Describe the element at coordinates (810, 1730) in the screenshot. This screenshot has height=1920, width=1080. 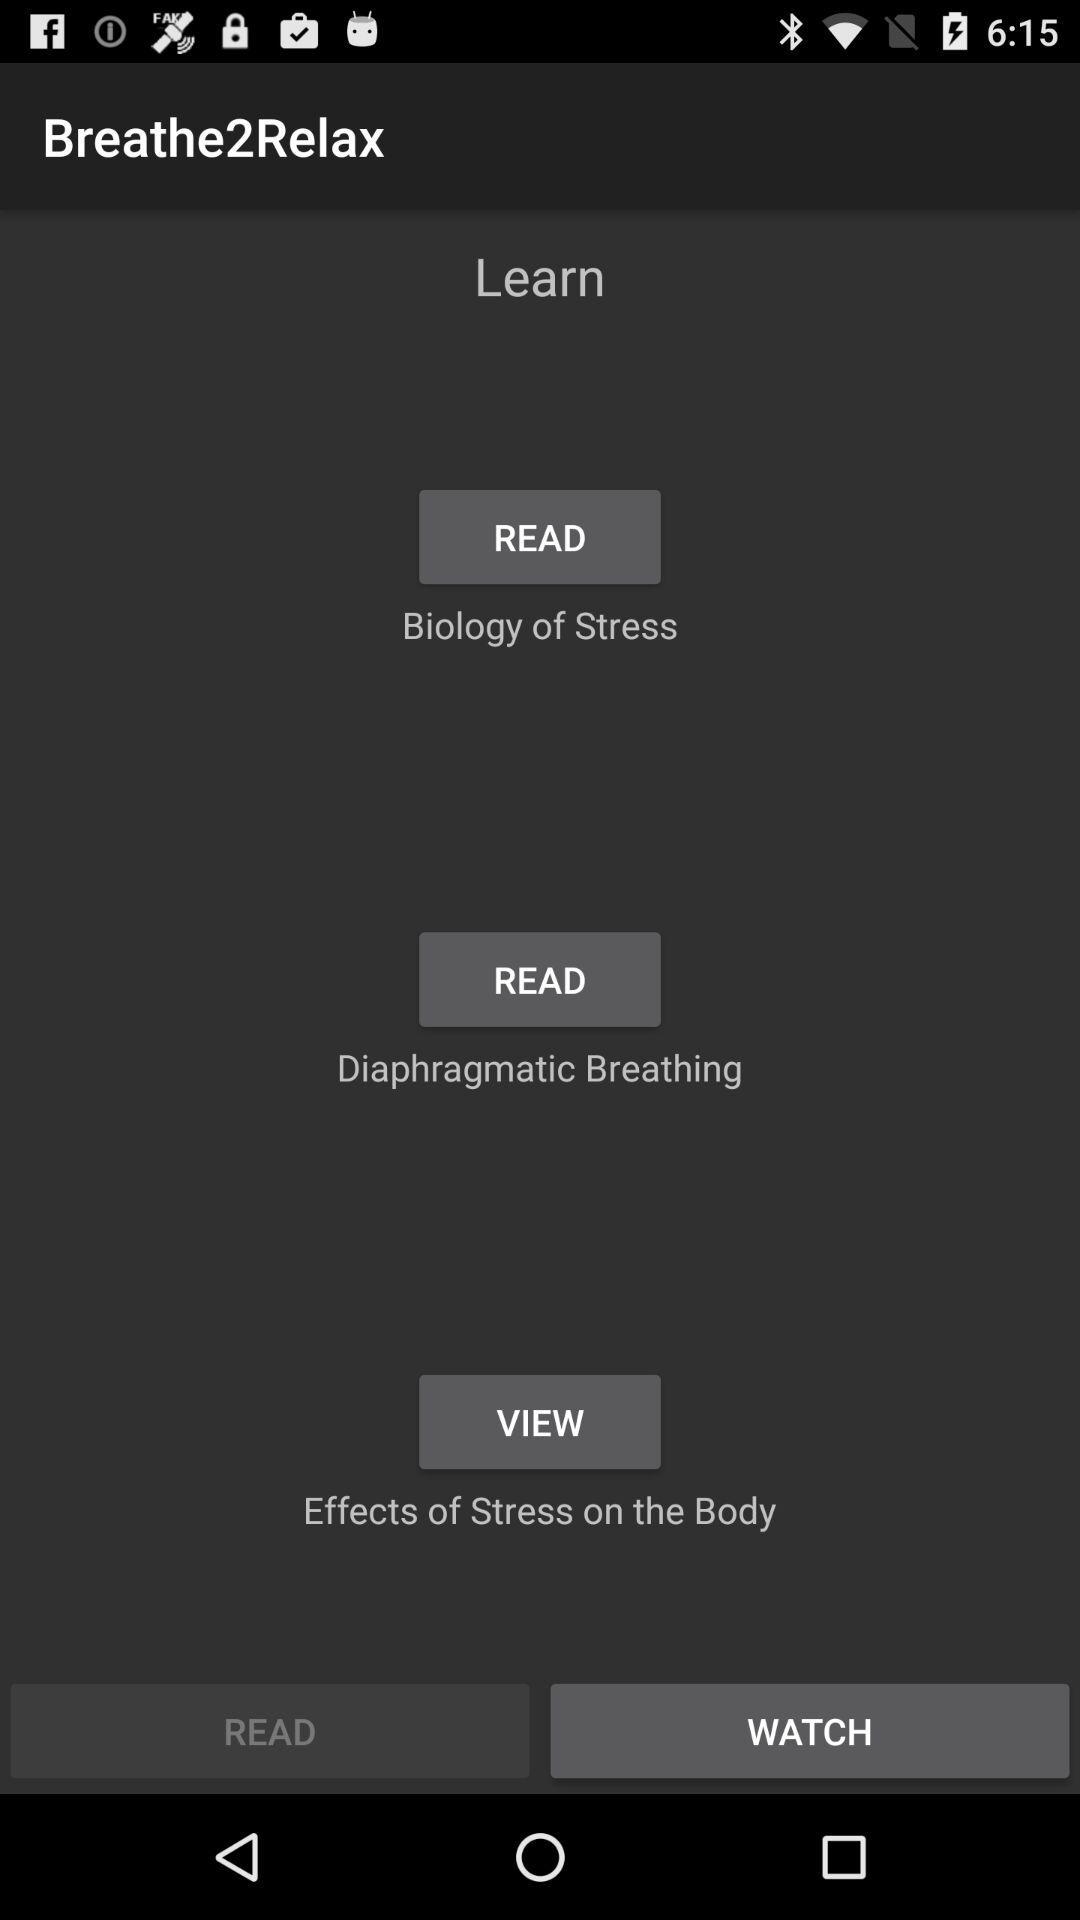
I see `the item next to the read` at that location.